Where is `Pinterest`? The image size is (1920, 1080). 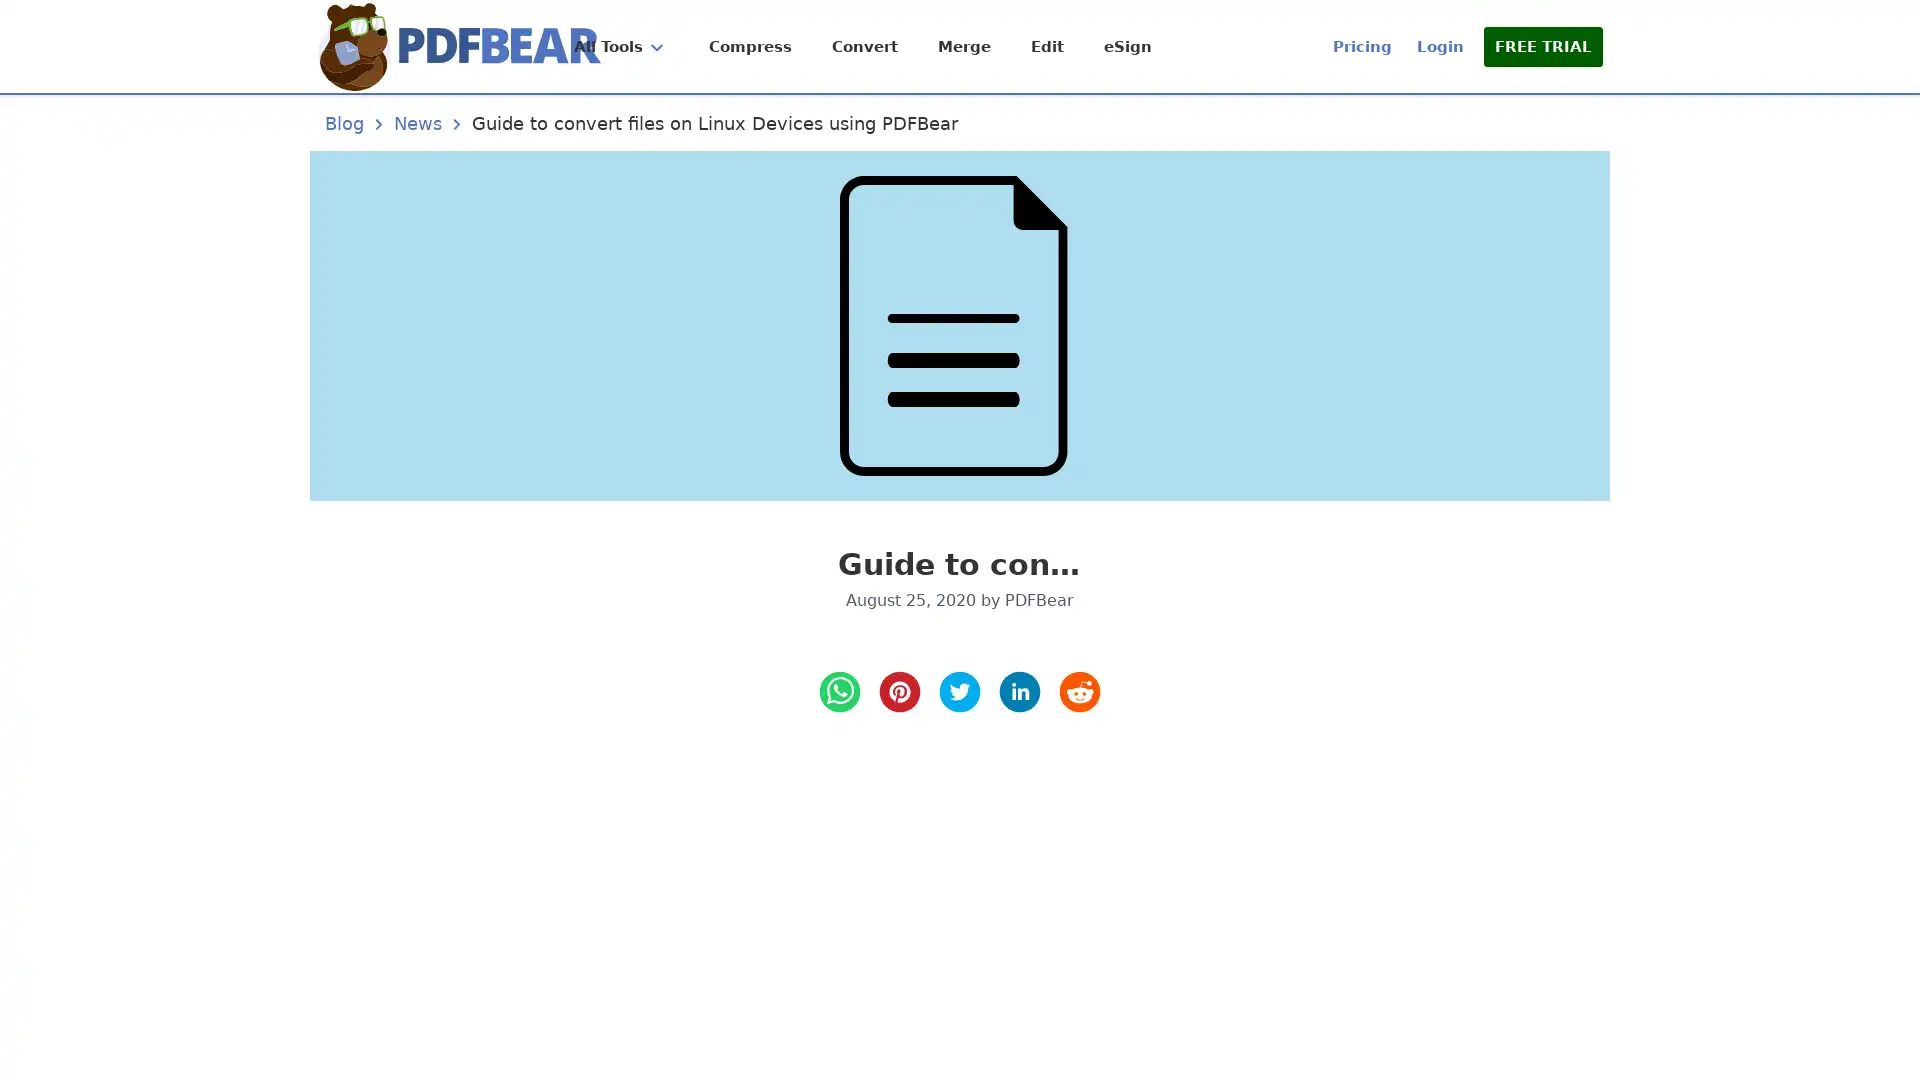
Pinterest is located at coordinates (899, 690).